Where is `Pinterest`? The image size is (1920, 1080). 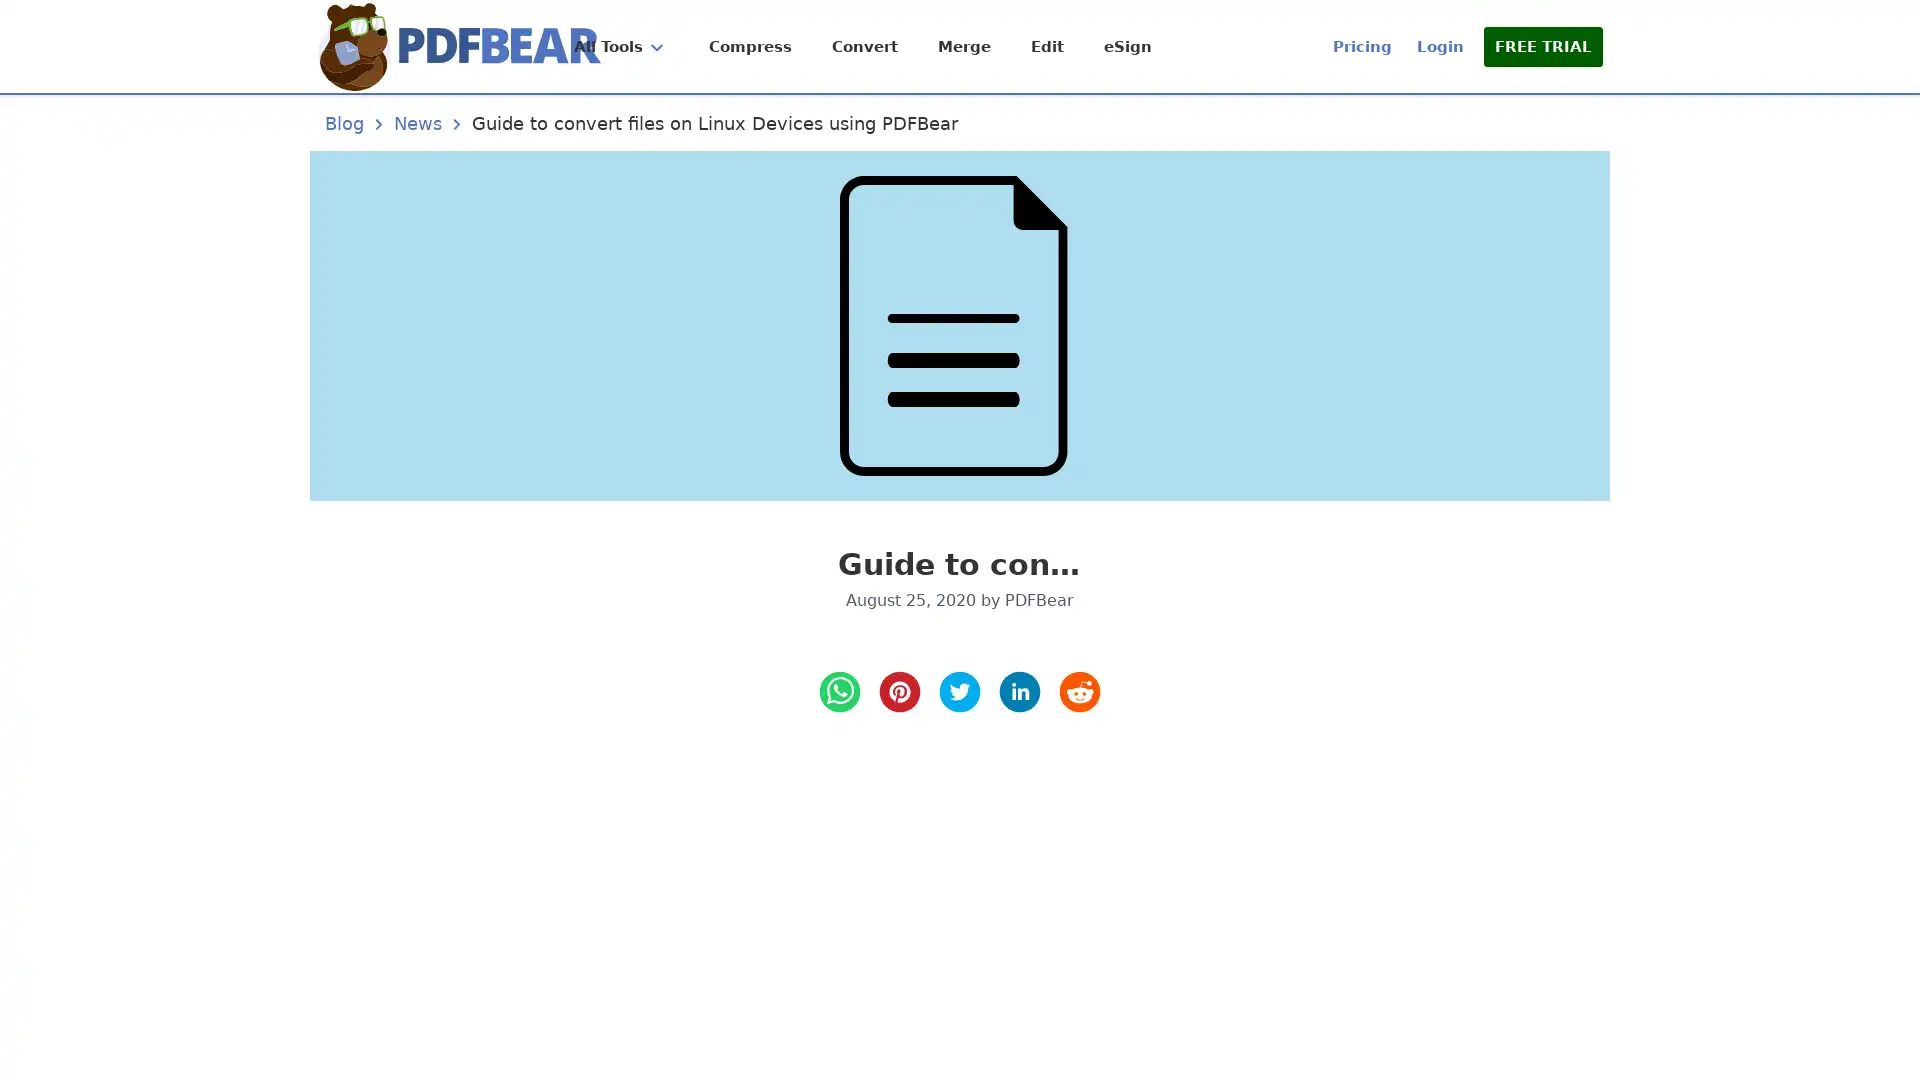
Pinterest is located at coordinates (899, 690).